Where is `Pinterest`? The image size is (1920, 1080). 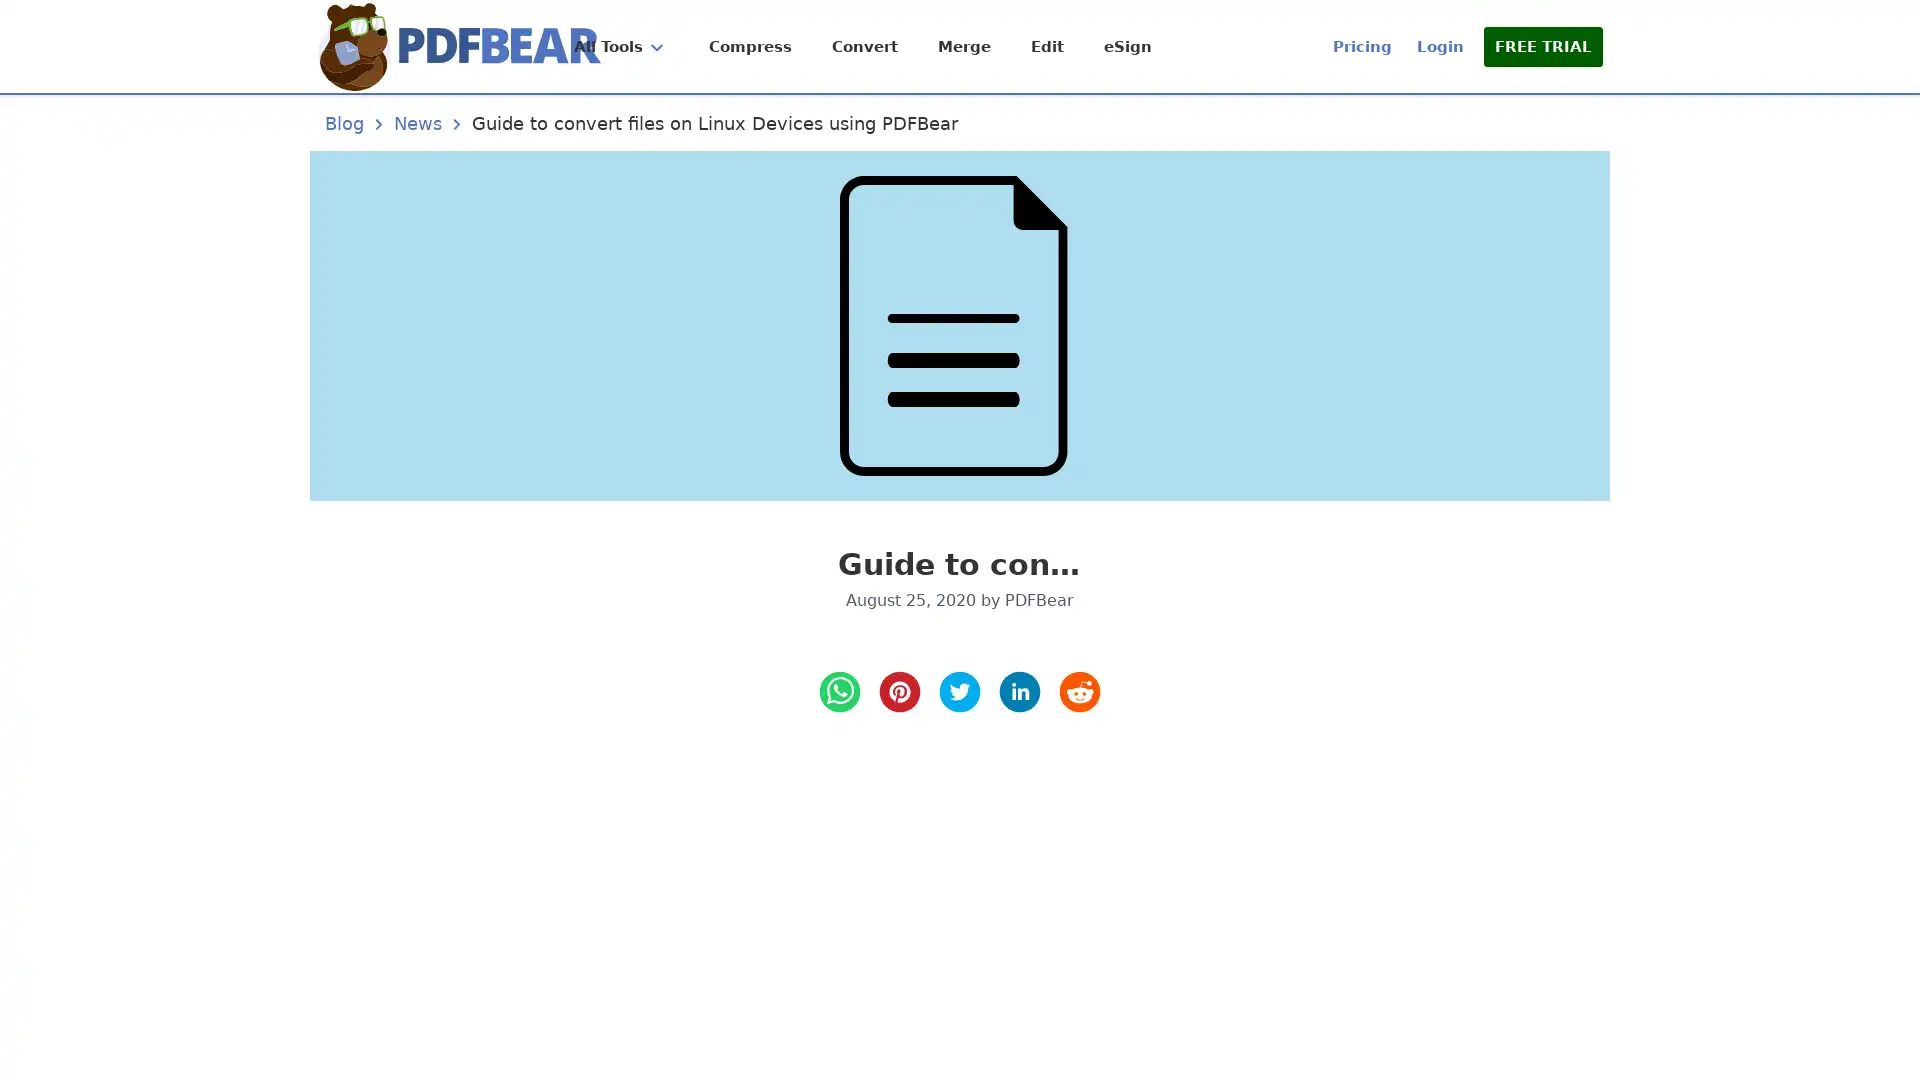
Pinterest is located at coordinates (899, 690).